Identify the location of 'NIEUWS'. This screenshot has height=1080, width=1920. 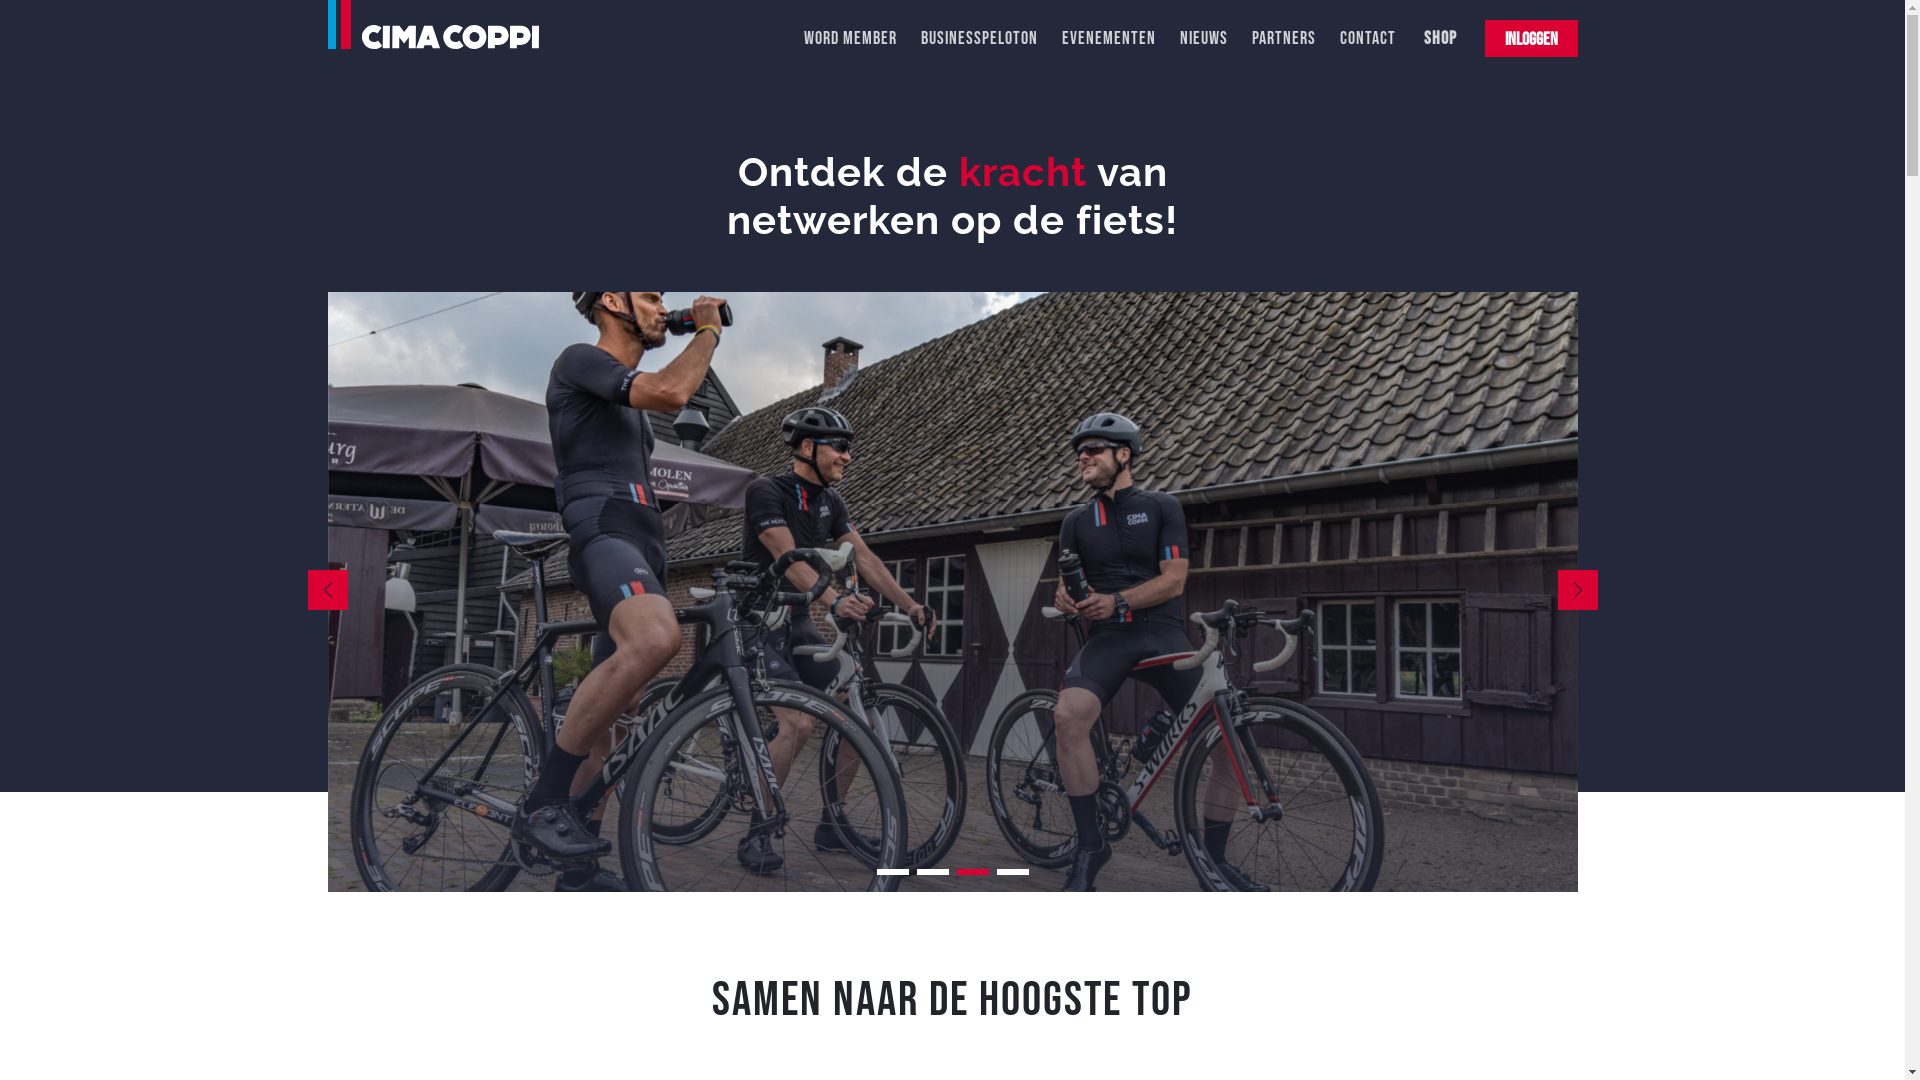
(1203, 38).